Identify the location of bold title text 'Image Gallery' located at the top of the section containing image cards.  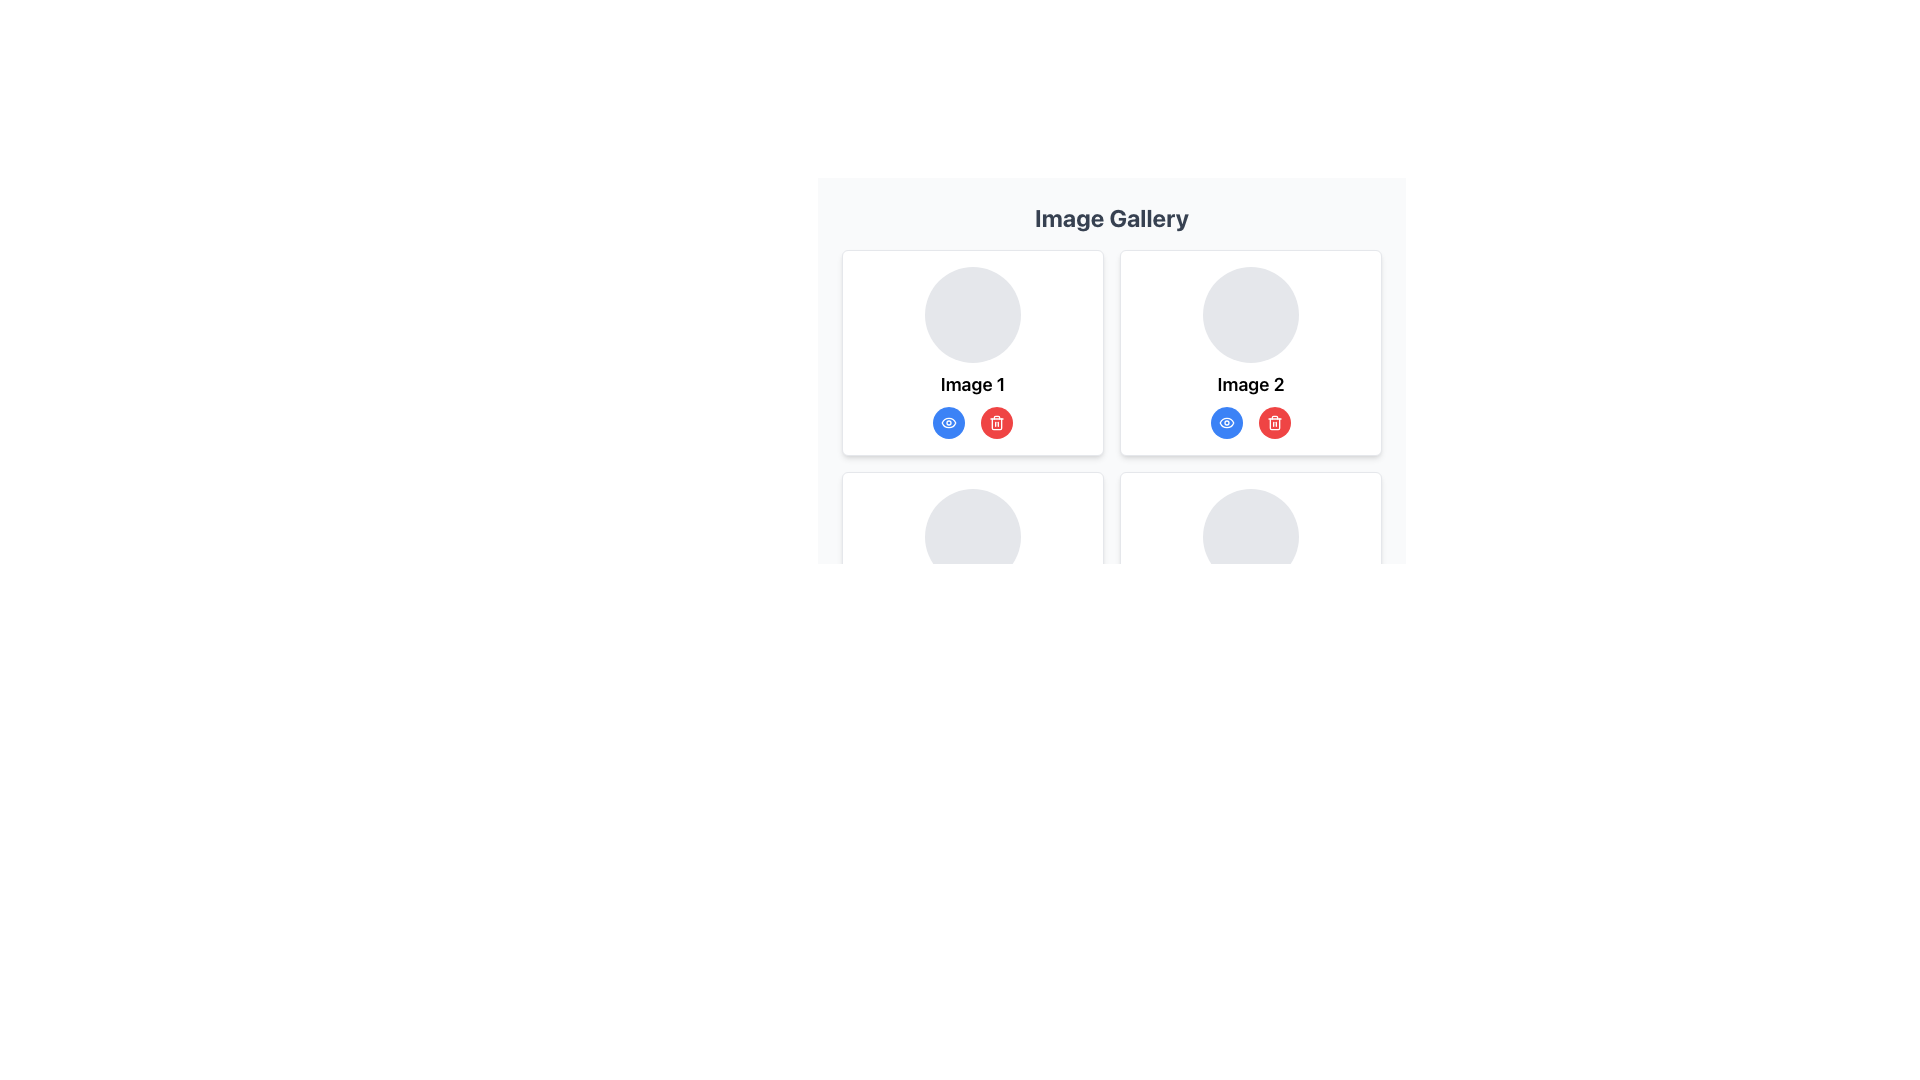
(1111, 218).